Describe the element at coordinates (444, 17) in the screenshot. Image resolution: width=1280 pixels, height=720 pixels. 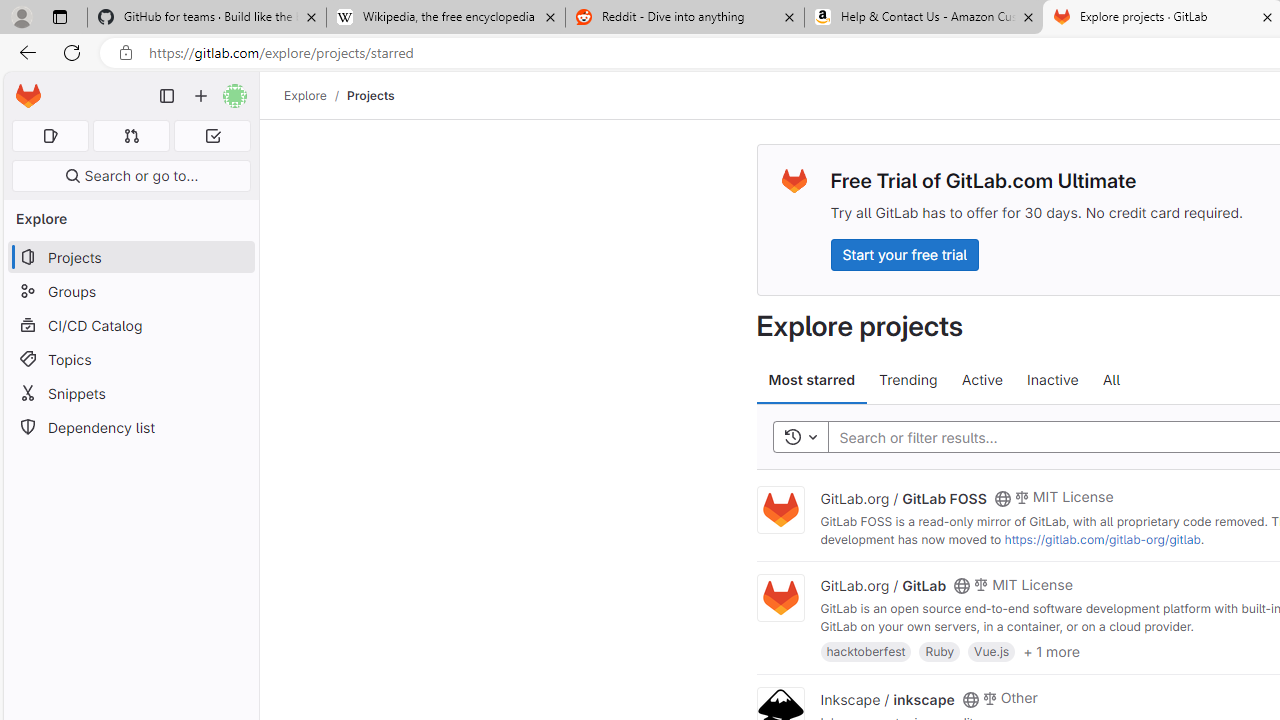
I see `'Wikipedia, the free encyclopedia'` at that location.